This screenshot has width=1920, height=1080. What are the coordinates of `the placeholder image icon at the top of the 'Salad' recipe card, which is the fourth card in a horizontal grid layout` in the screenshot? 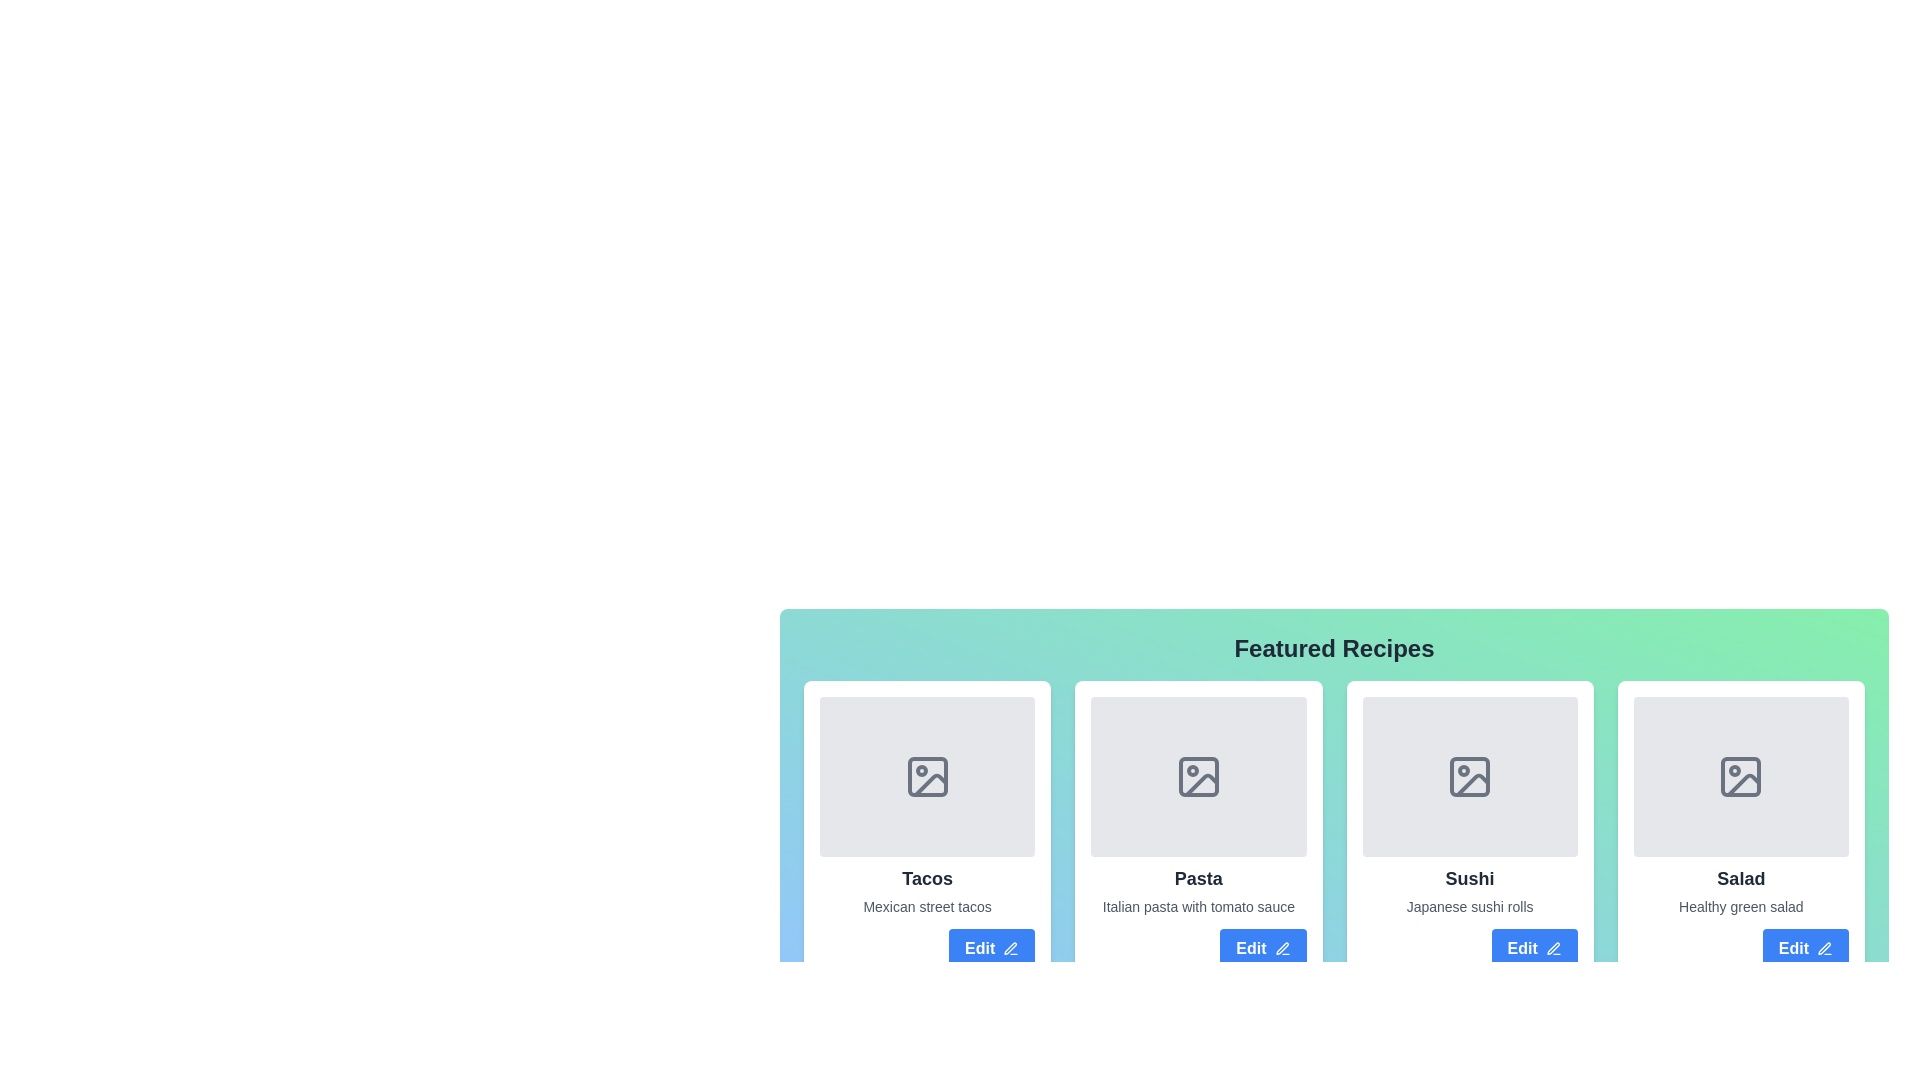 It's located at (1740, 833).